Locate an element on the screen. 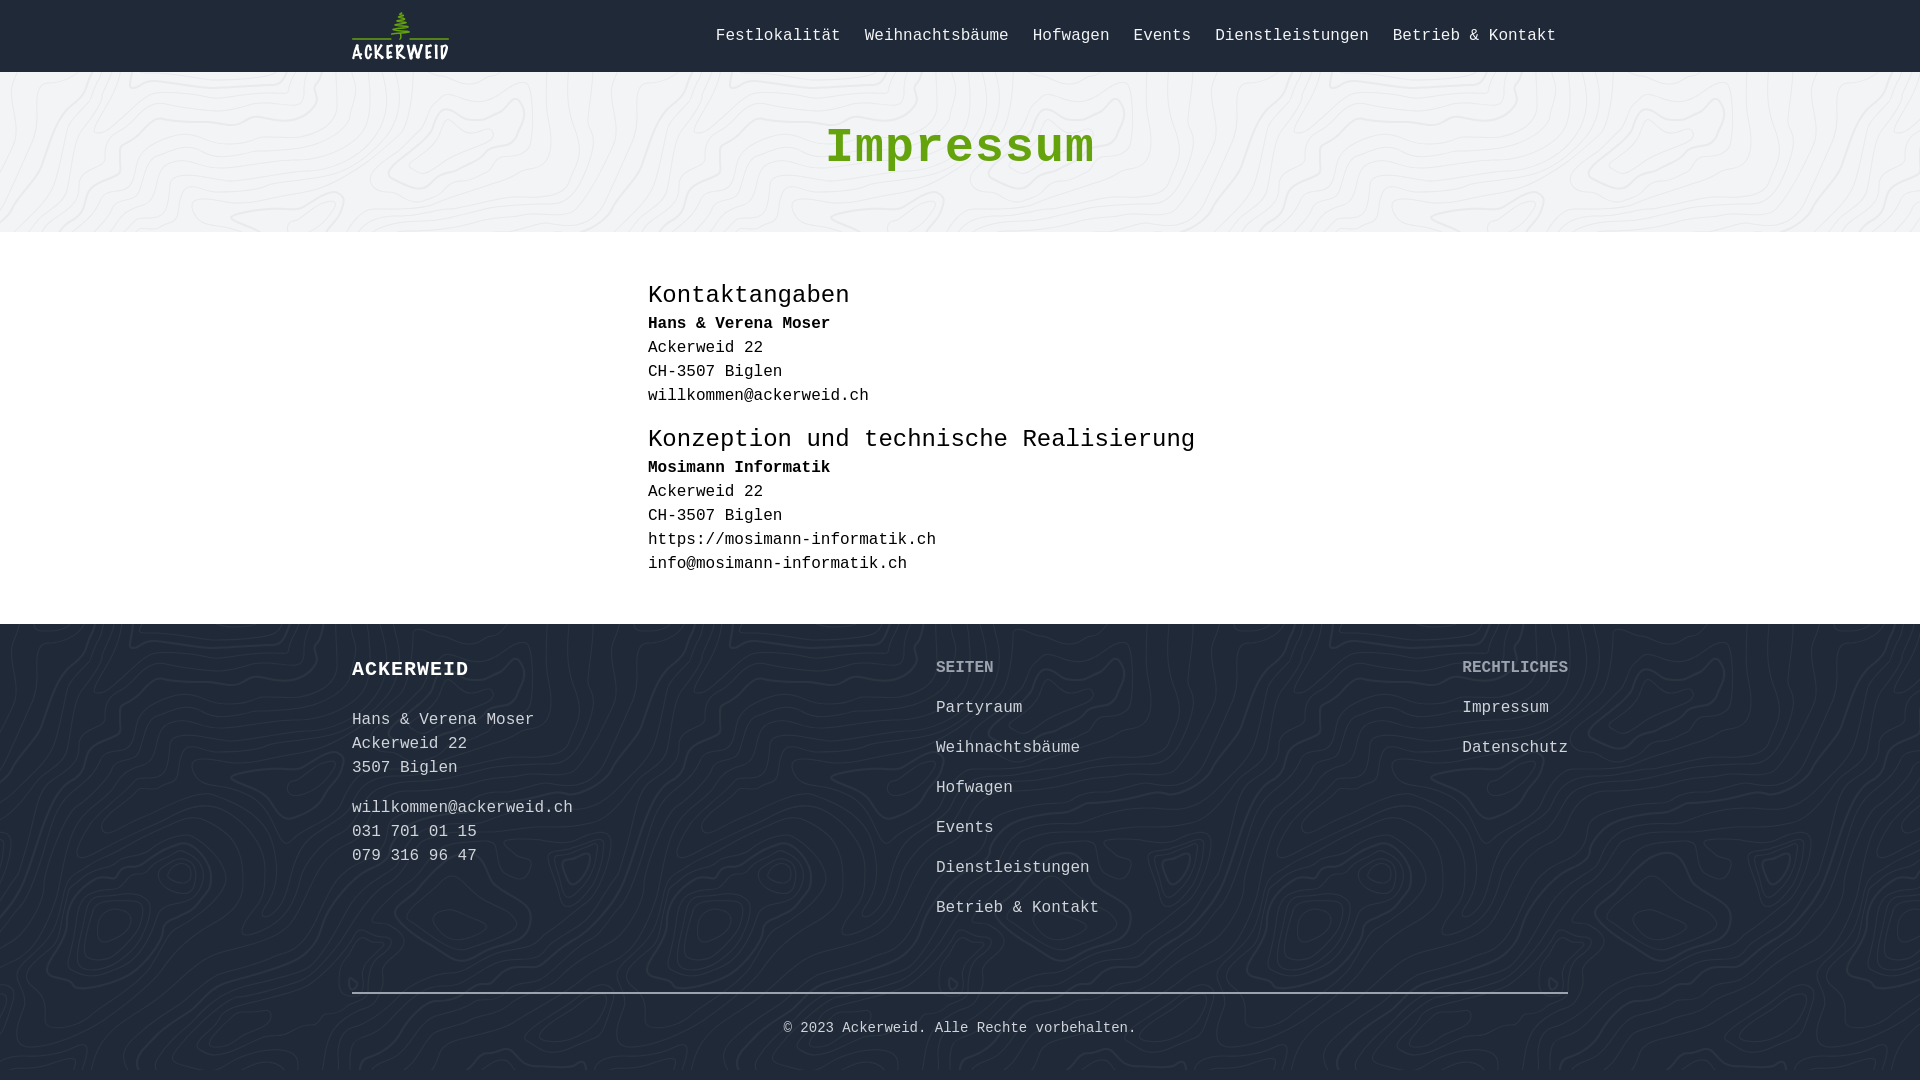 This screenshot has height=1080, width=1920. 'info@mosimann-informatik.ch' is located at coordinates (648, 563).